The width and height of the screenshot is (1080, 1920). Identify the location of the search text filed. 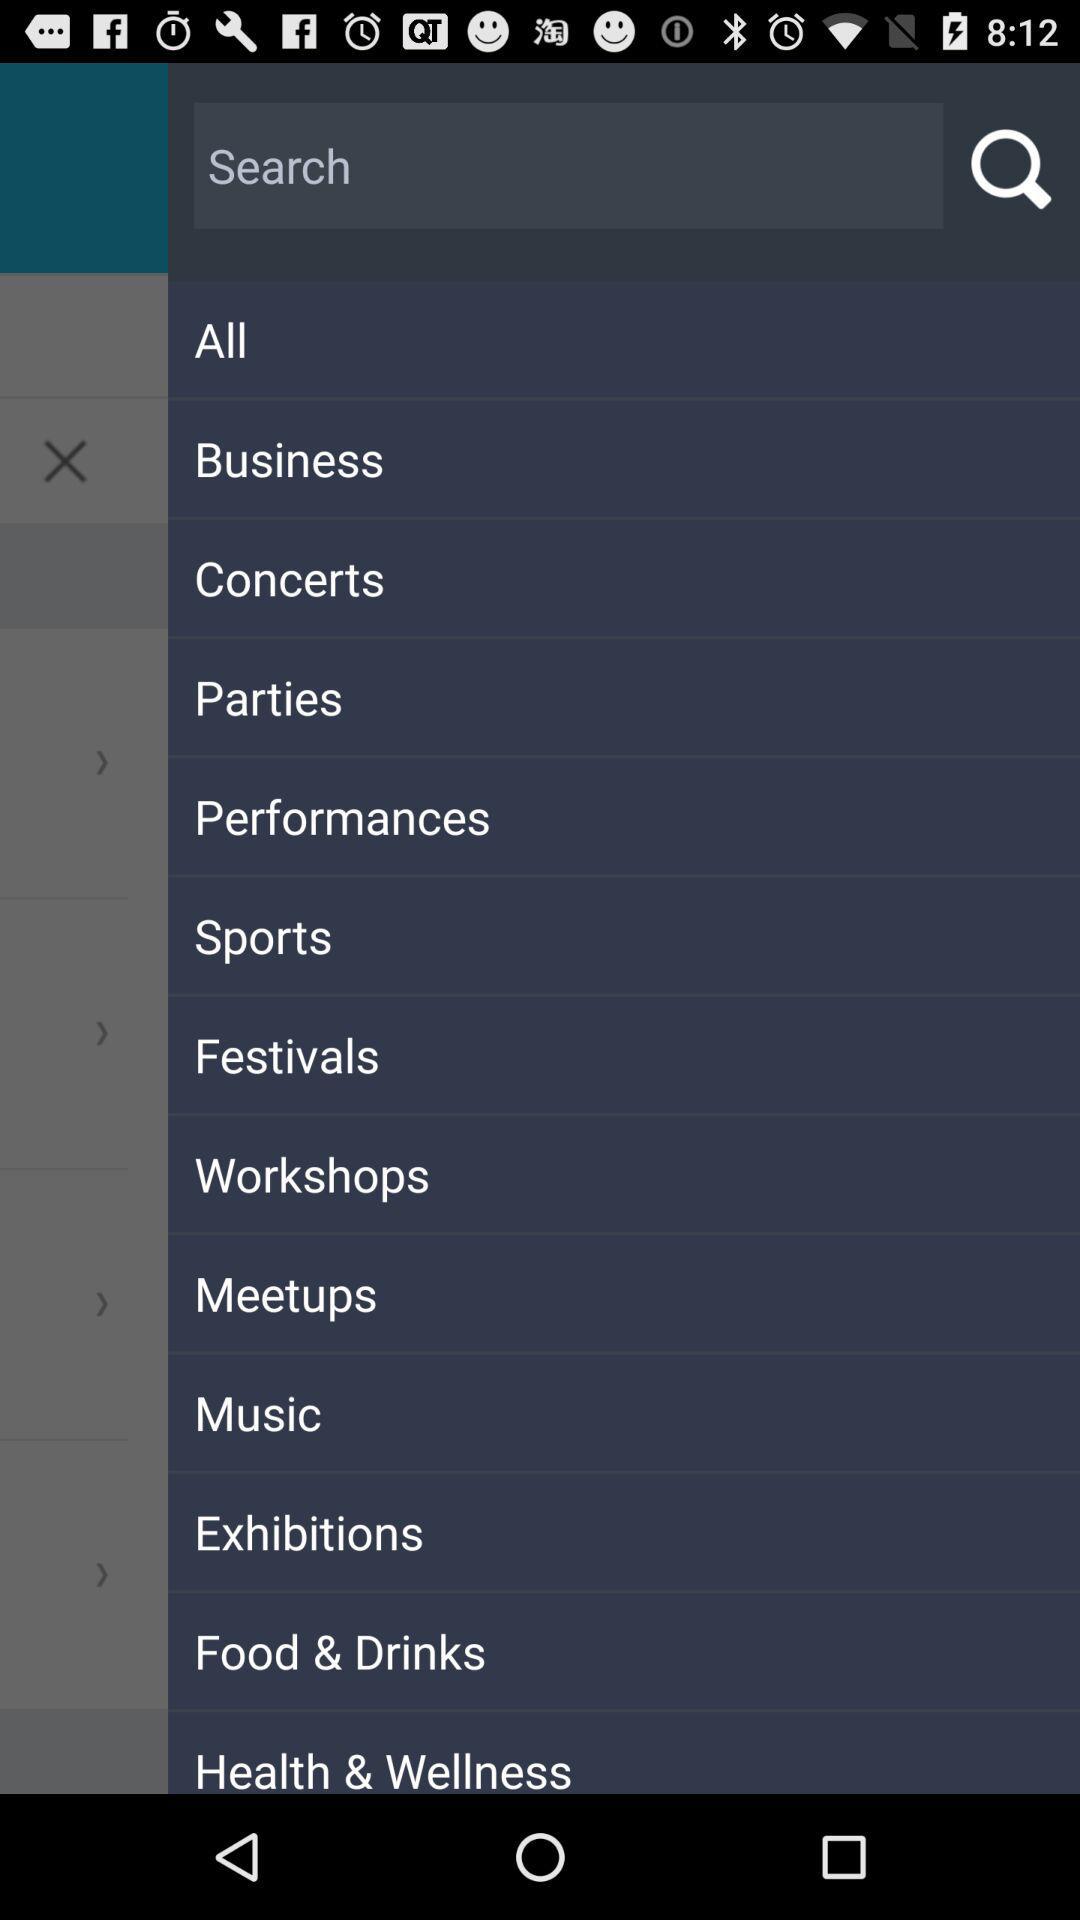
(569, 166).